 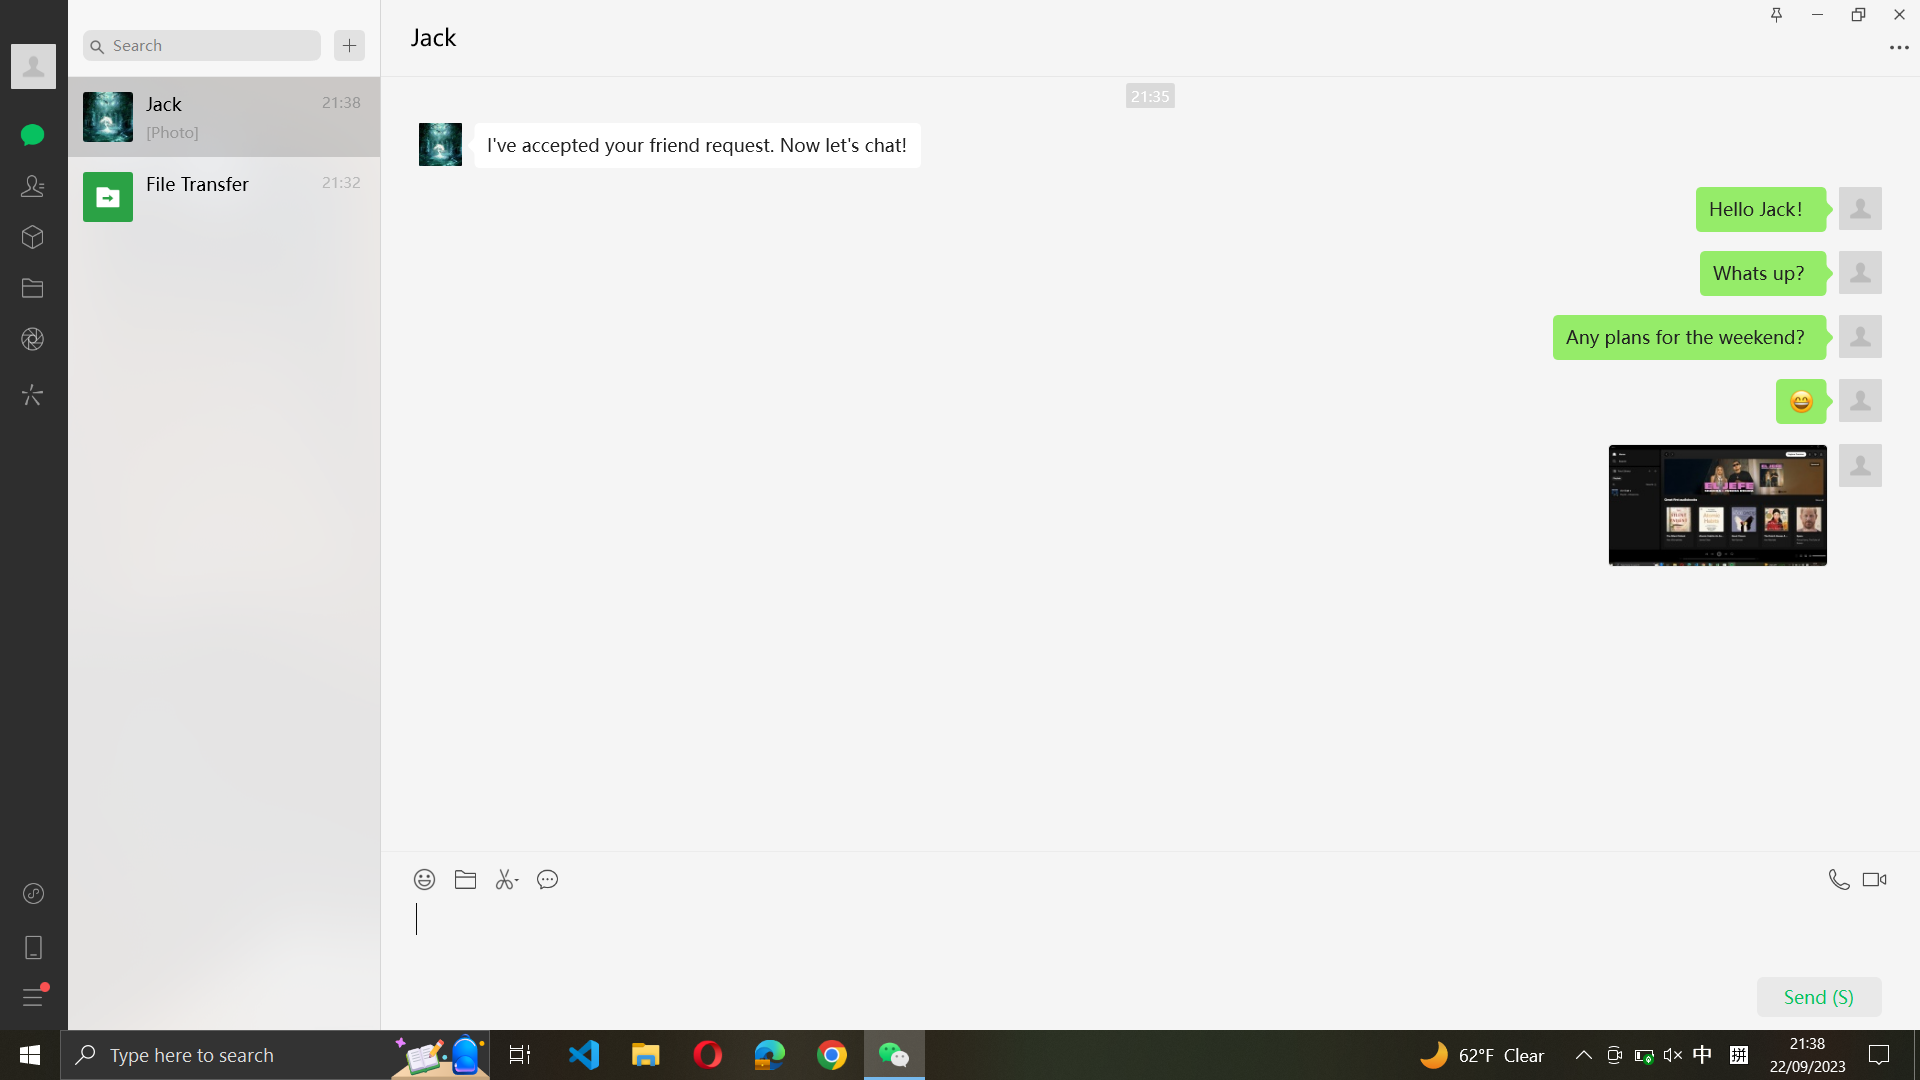 What do you see at coordinates (201, 44) in the screenshot?
I see `Search for Jack in chats` at bounding box center [201, 44].